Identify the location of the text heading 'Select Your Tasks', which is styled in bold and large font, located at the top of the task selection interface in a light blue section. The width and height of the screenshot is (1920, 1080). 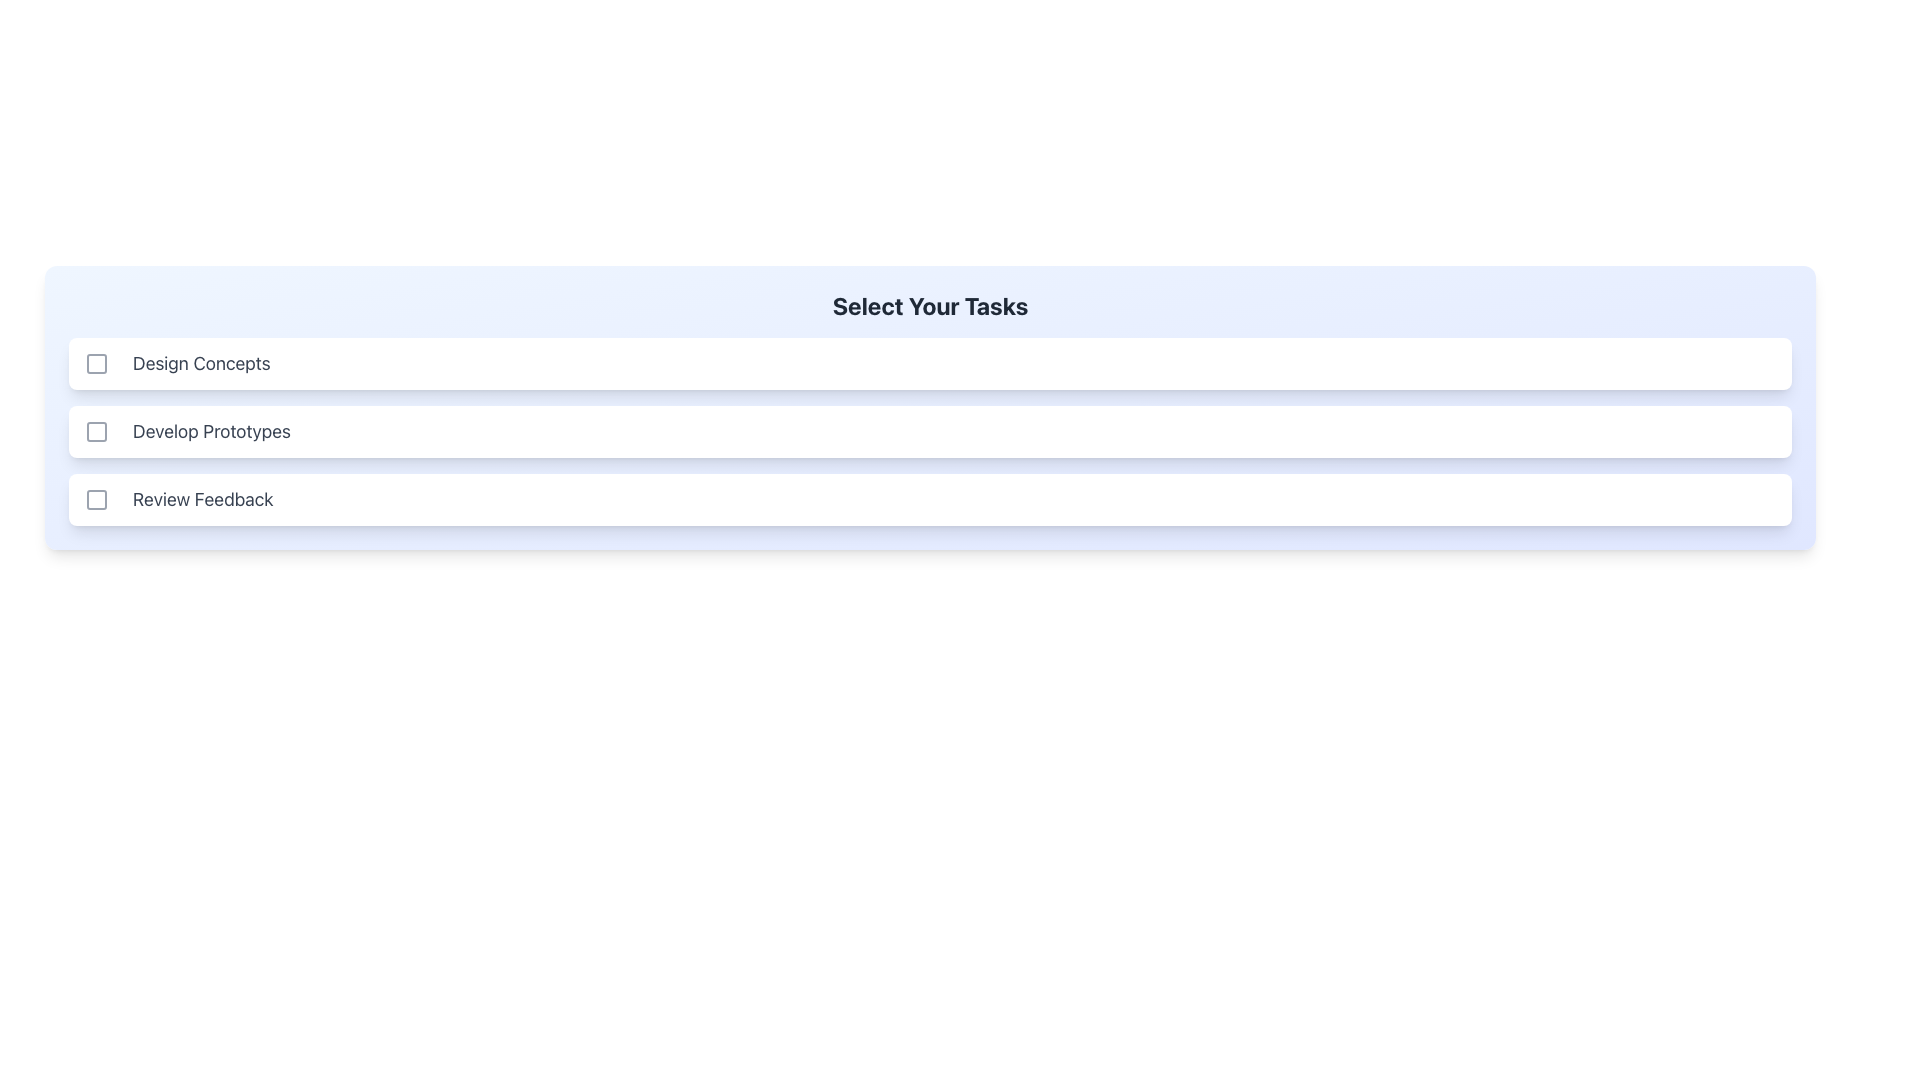
(929, 313).